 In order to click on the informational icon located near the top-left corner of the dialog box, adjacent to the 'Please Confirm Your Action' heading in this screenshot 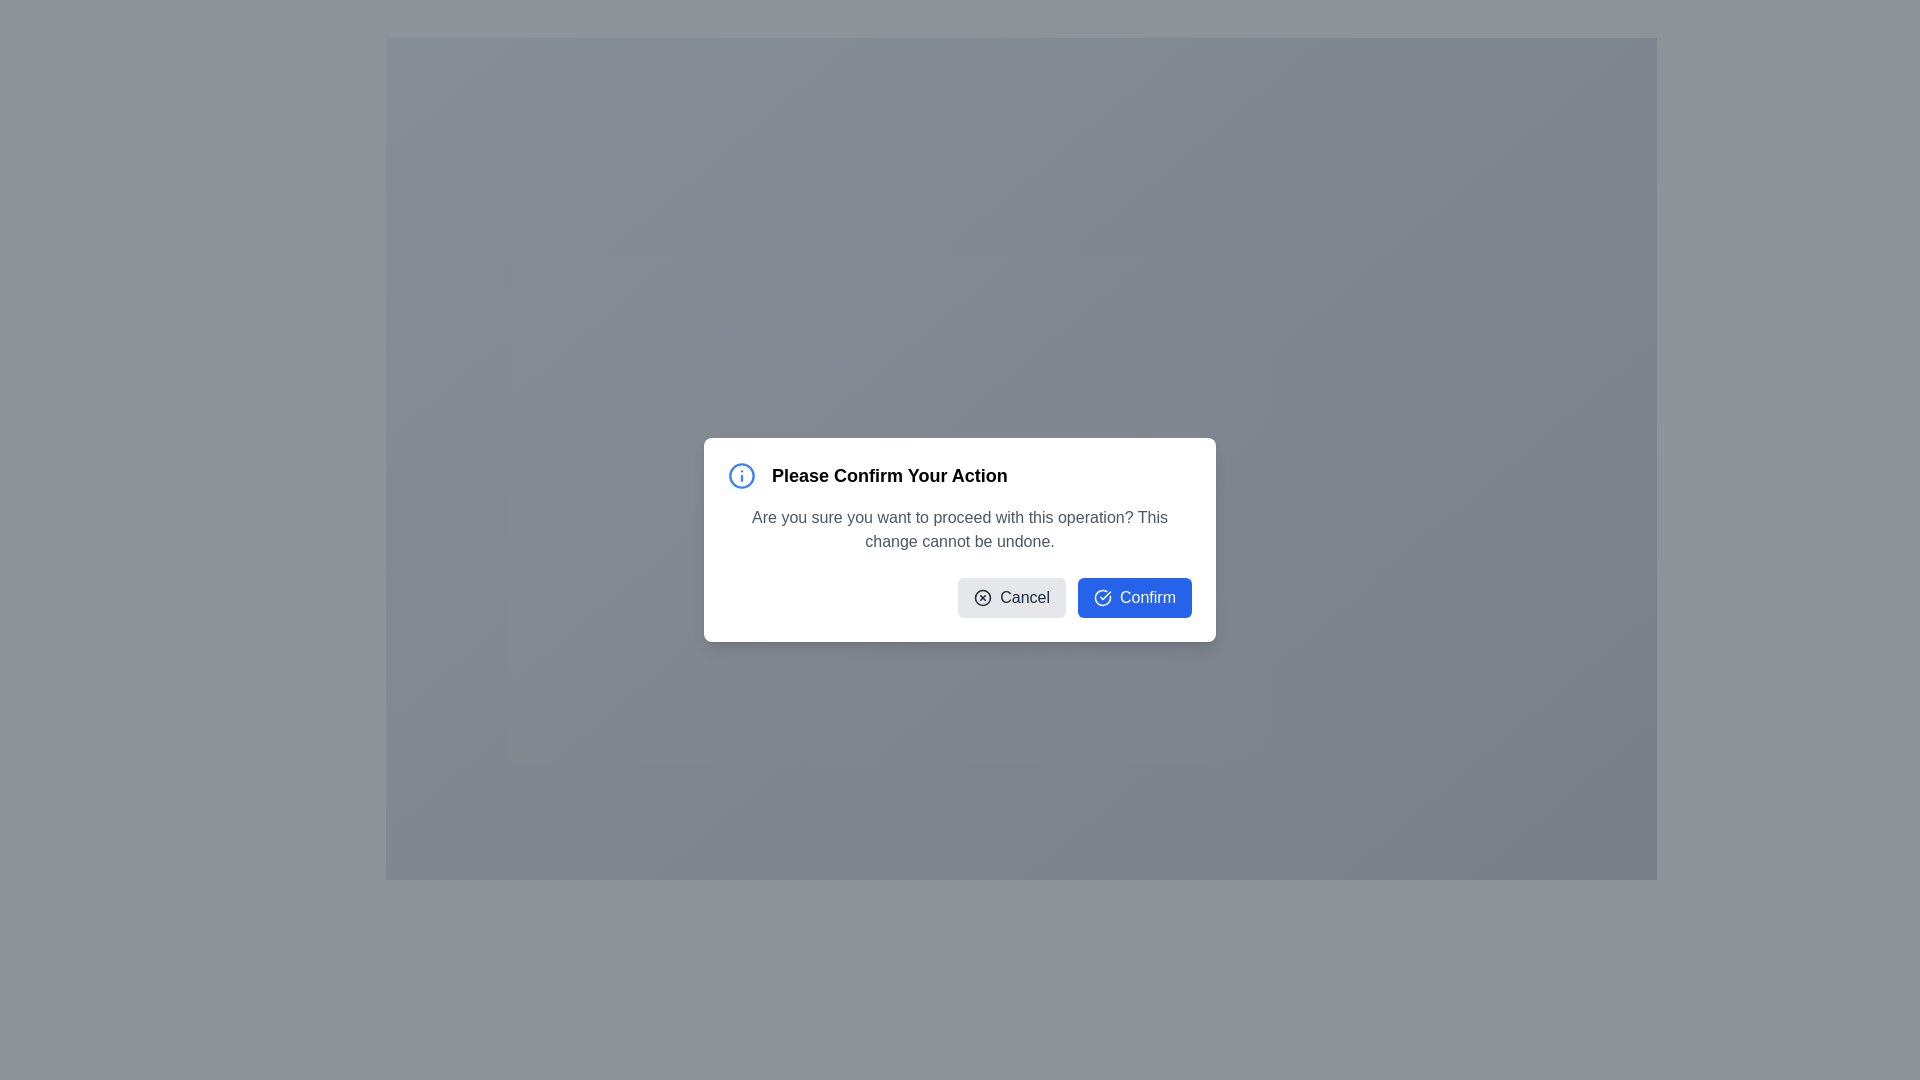, I will do `click(741, 475)`.